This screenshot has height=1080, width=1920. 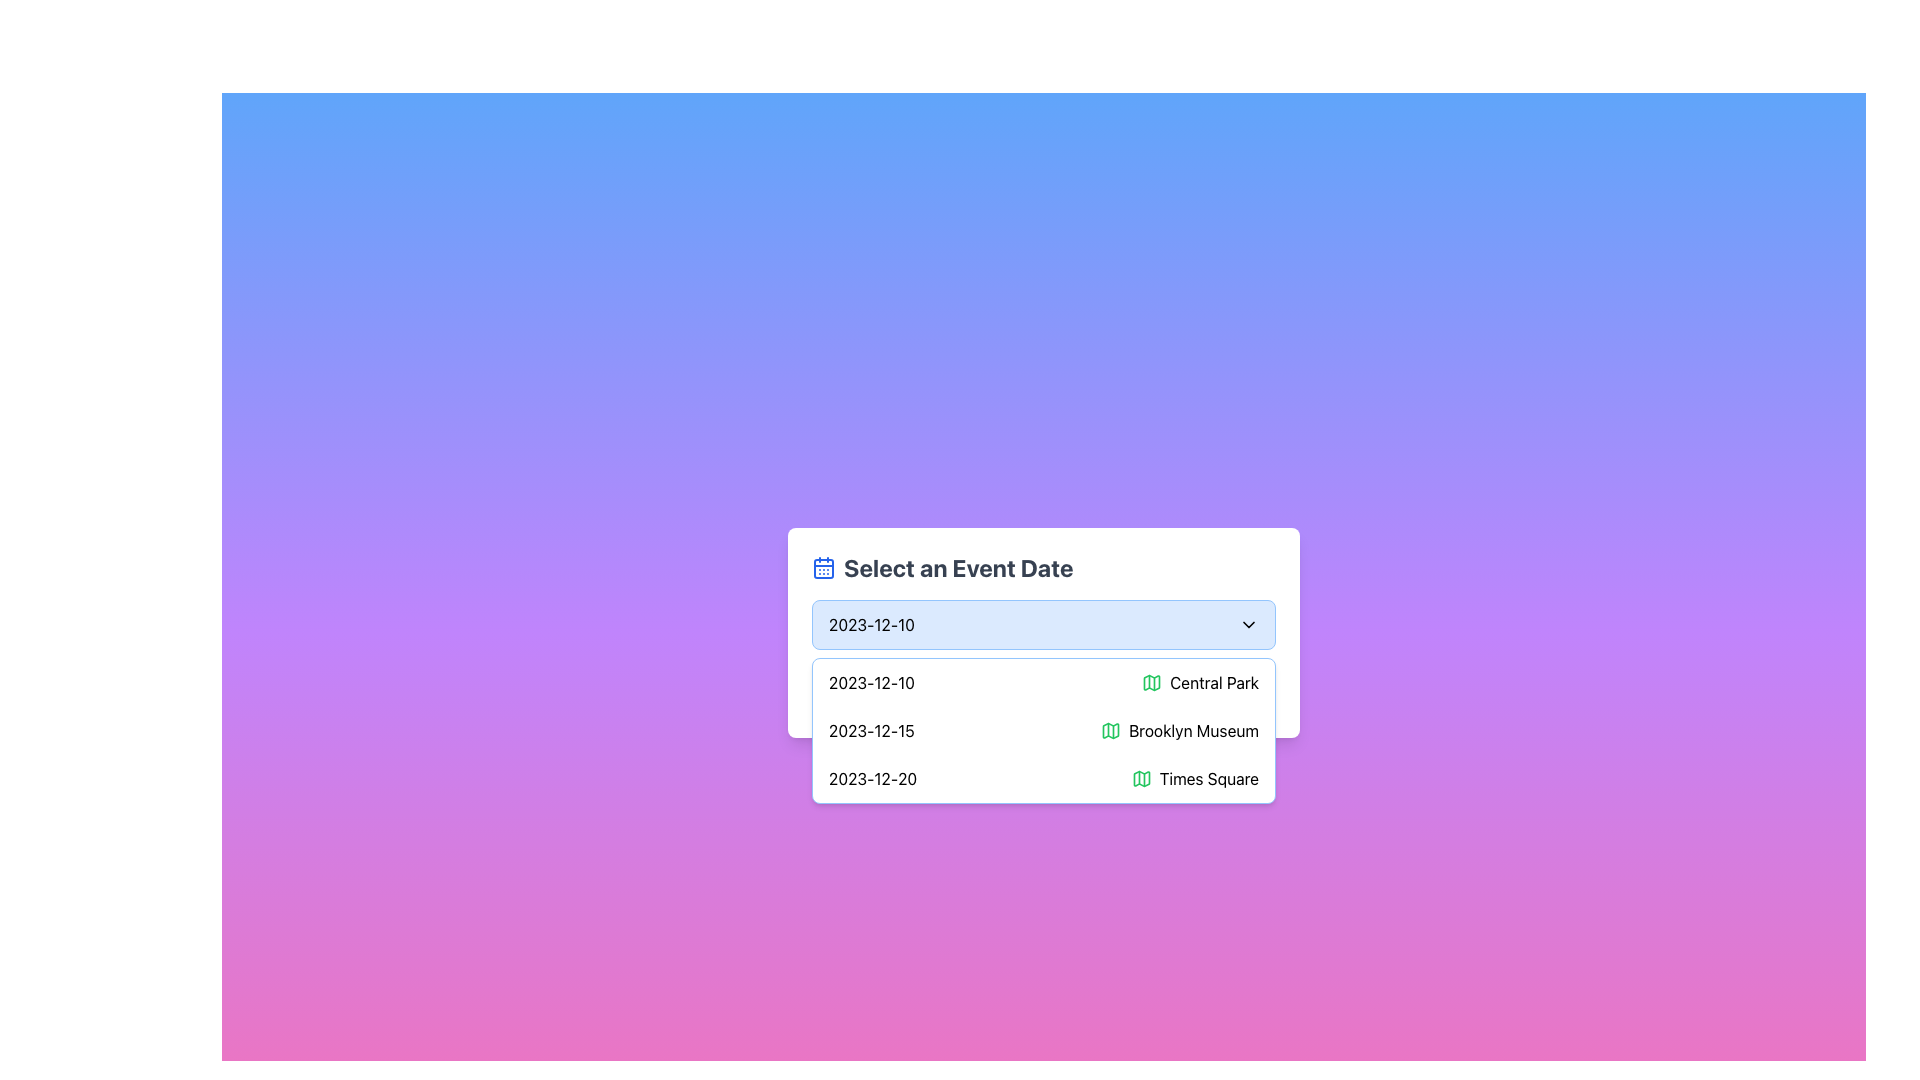 I want to click on the third item in the dropdown menu representing the event at Times Square on December 20, 2023, so click(x=1042, y=778).